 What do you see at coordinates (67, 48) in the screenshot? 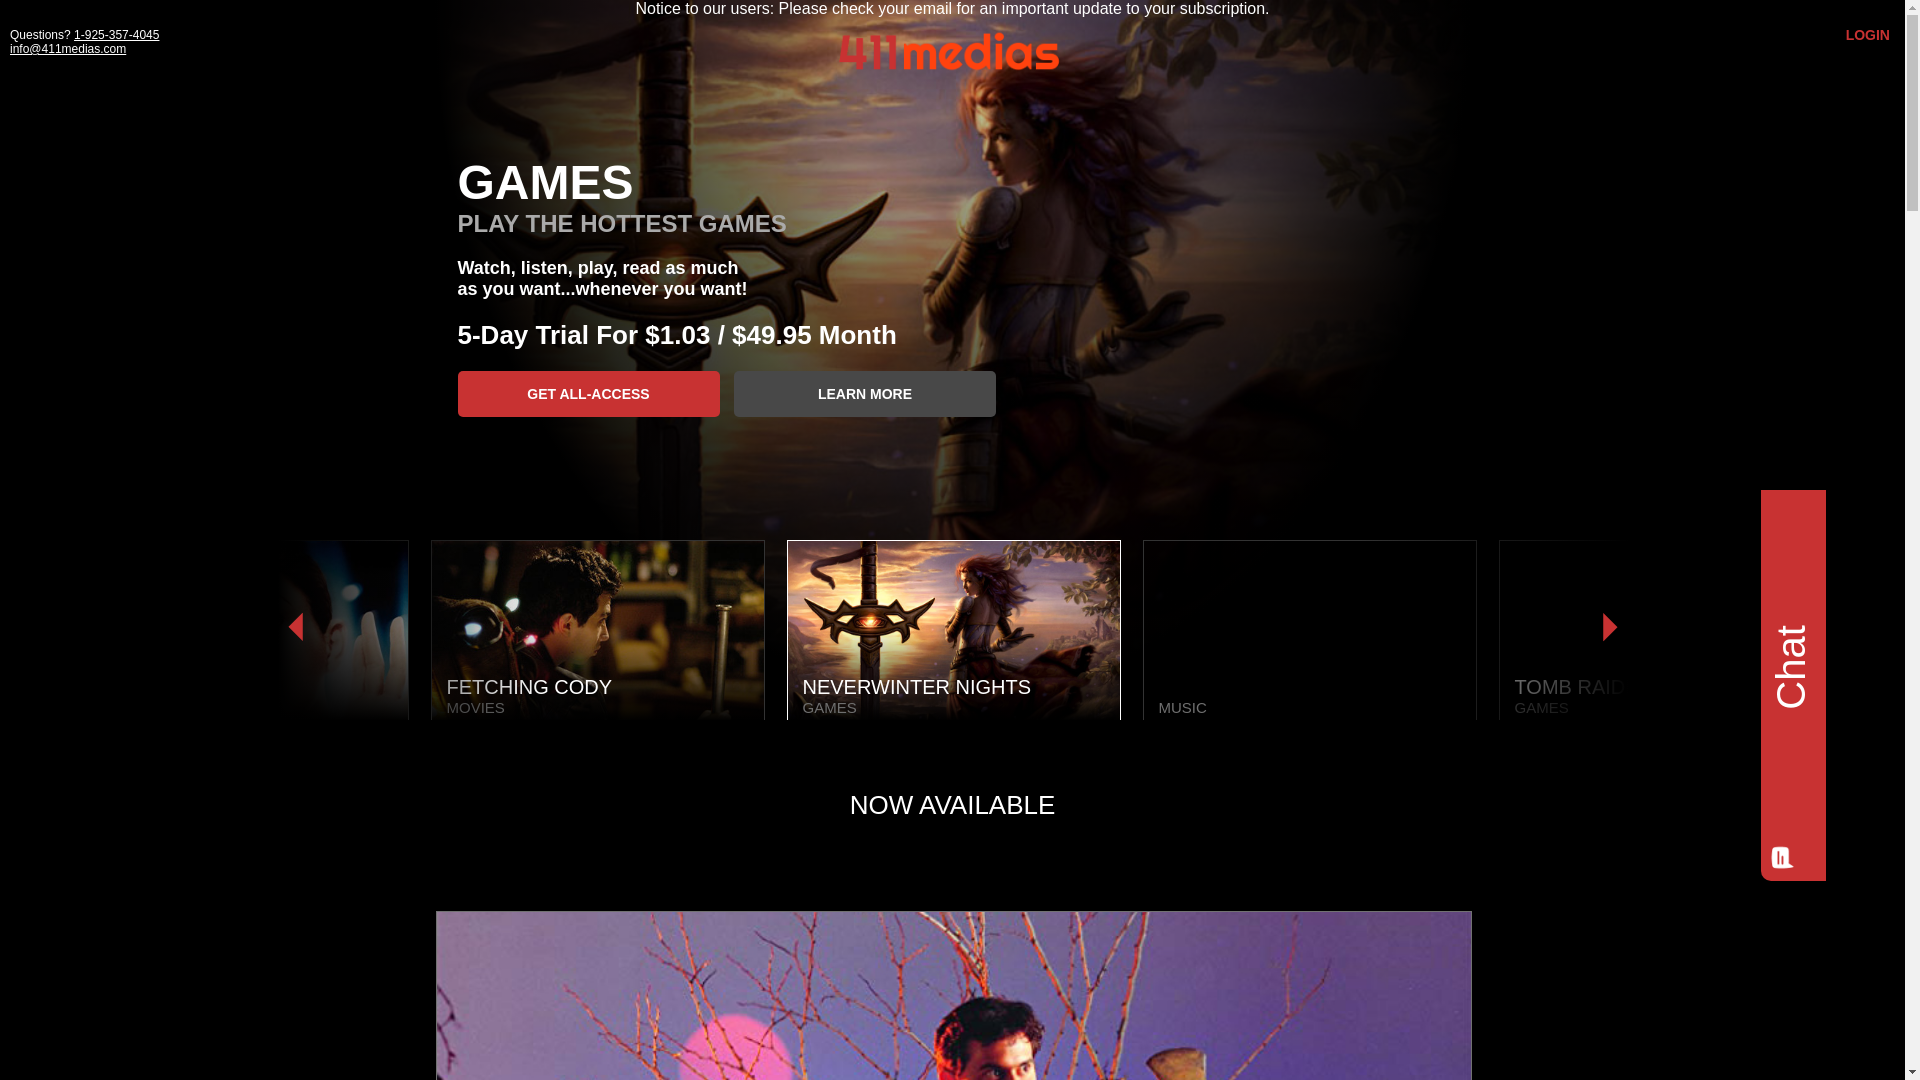
I see `'info@411medias.com'` at bounding box center [67, 48].